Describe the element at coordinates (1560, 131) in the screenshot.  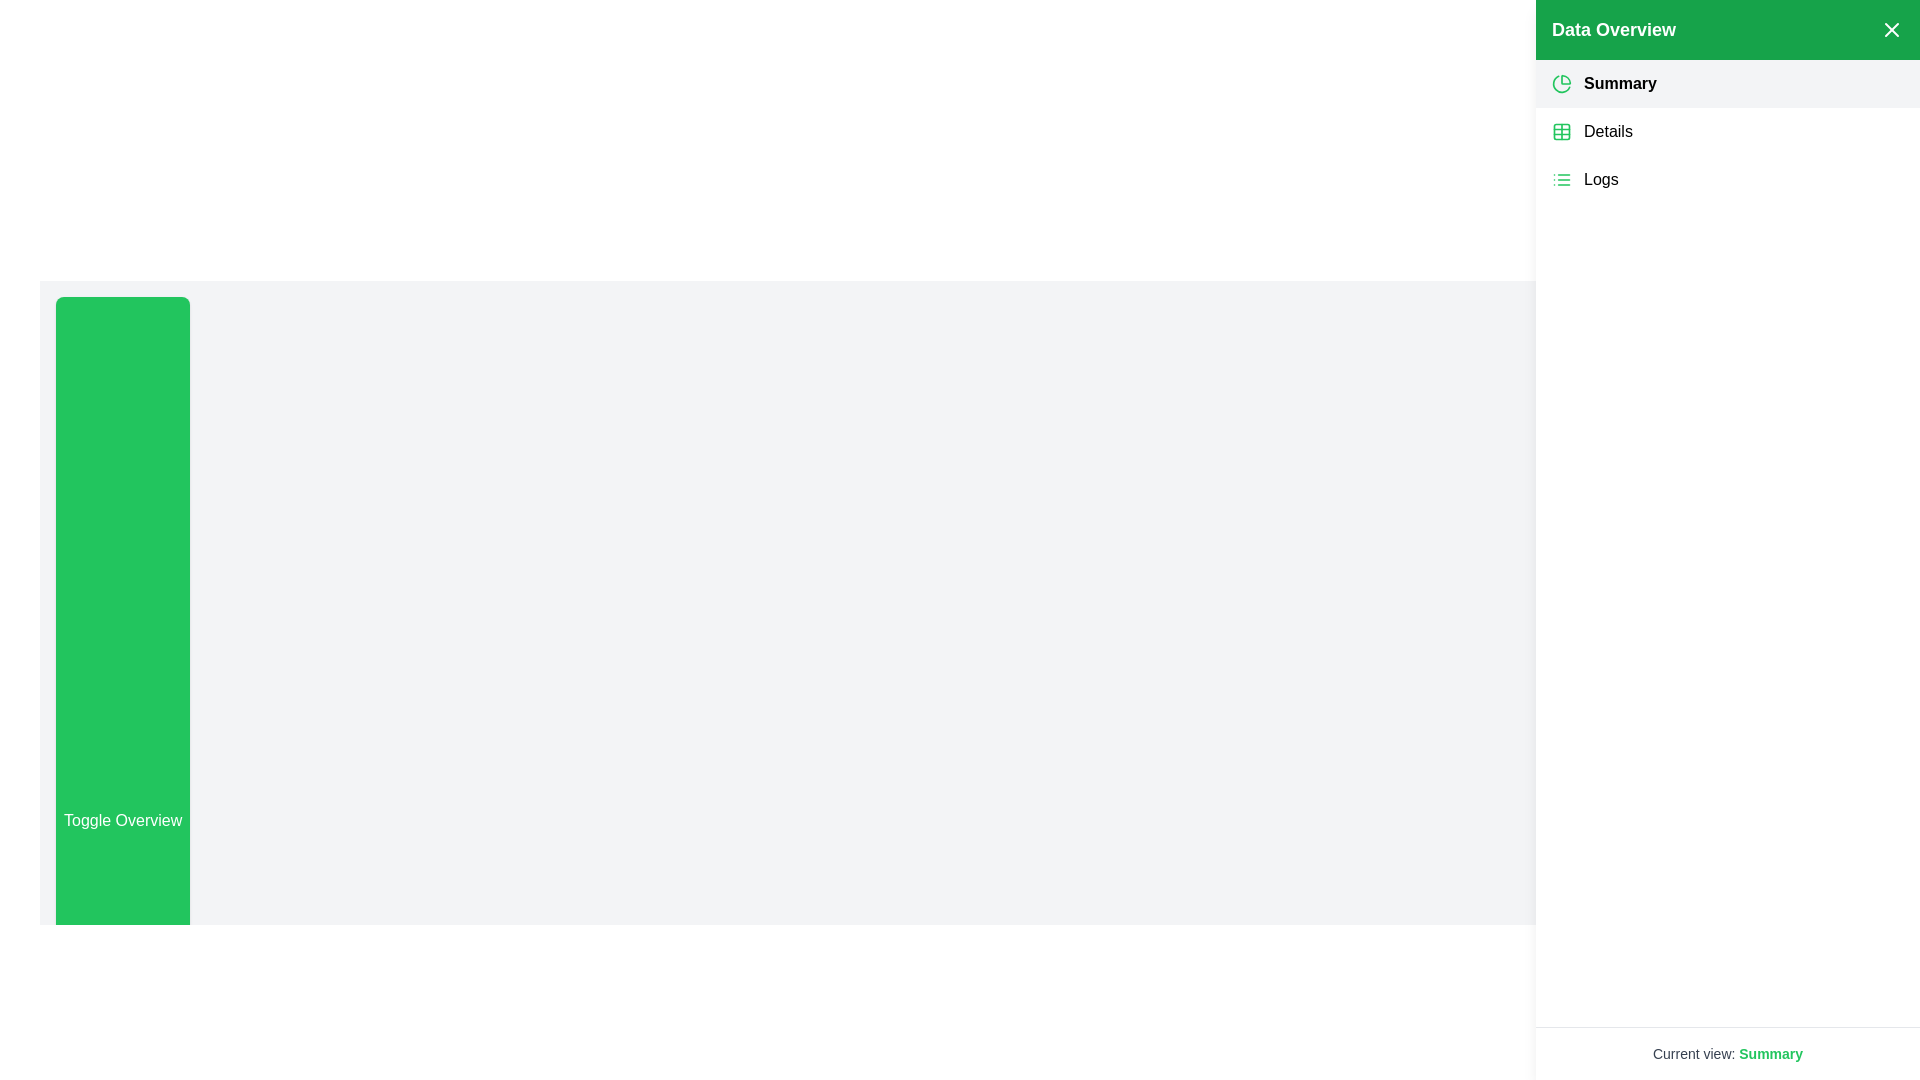
I see `the green square-shaped icon with a table-like grid layout located to the left of the 'Details' text label in the collapsible menu panel` at that location.